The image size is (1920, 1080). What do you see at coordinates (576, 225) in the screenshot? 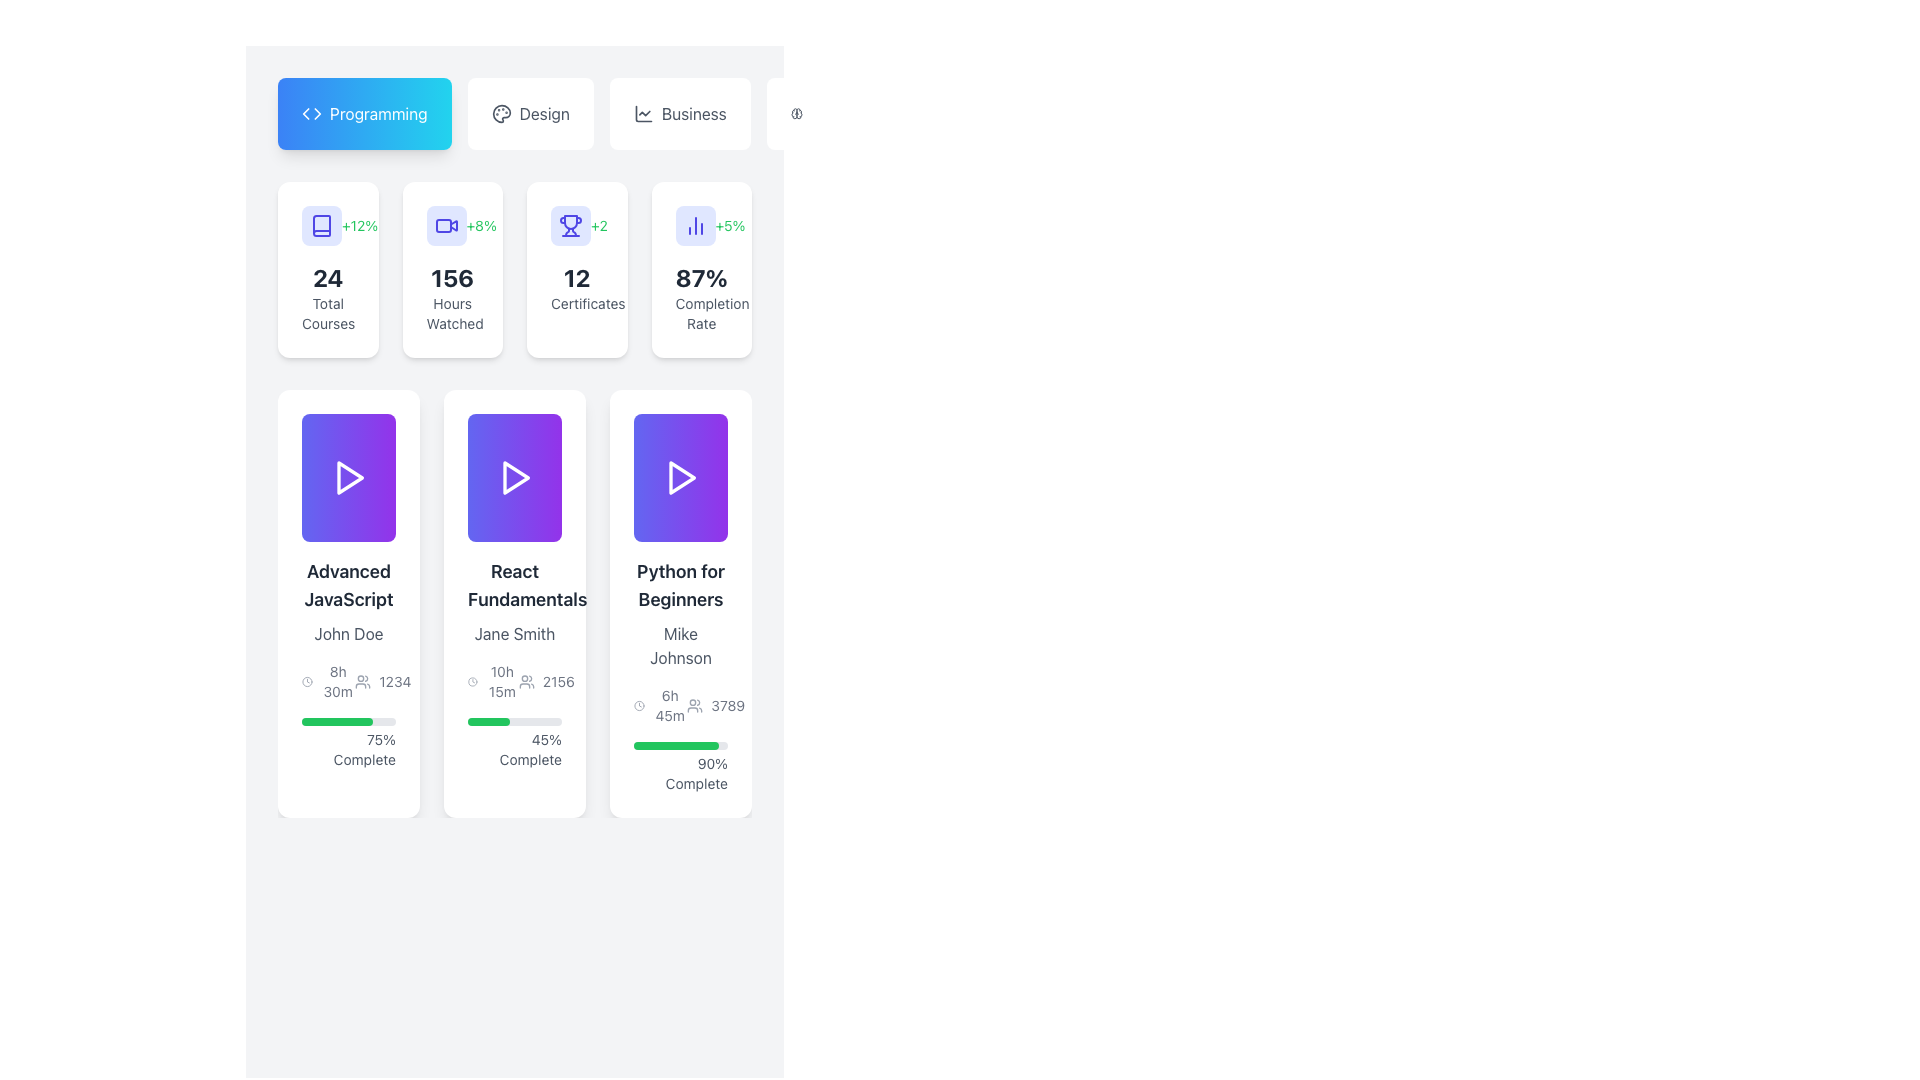
I see `the small trophy icon with an indigo-blue outline located in the center of the 'Certificates' box` at bounding box center [576, 225].